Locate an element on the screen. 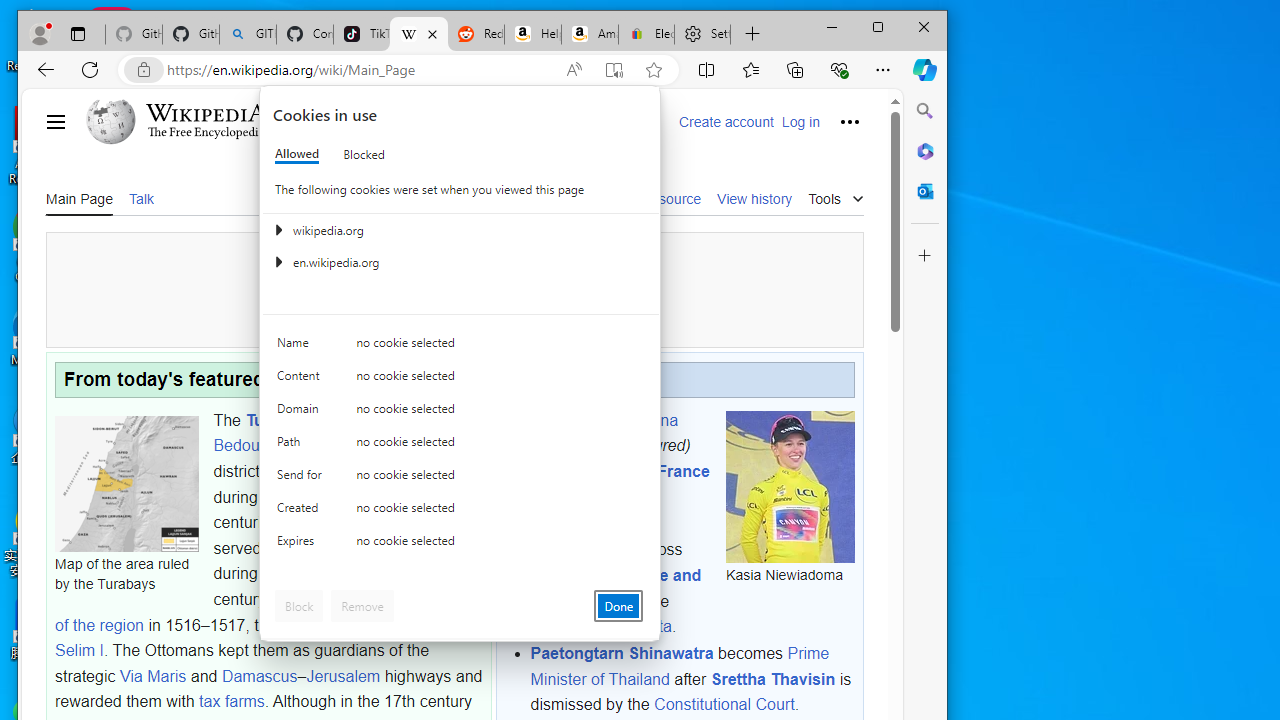  'Allowed' is located at coordinates (295, 153).